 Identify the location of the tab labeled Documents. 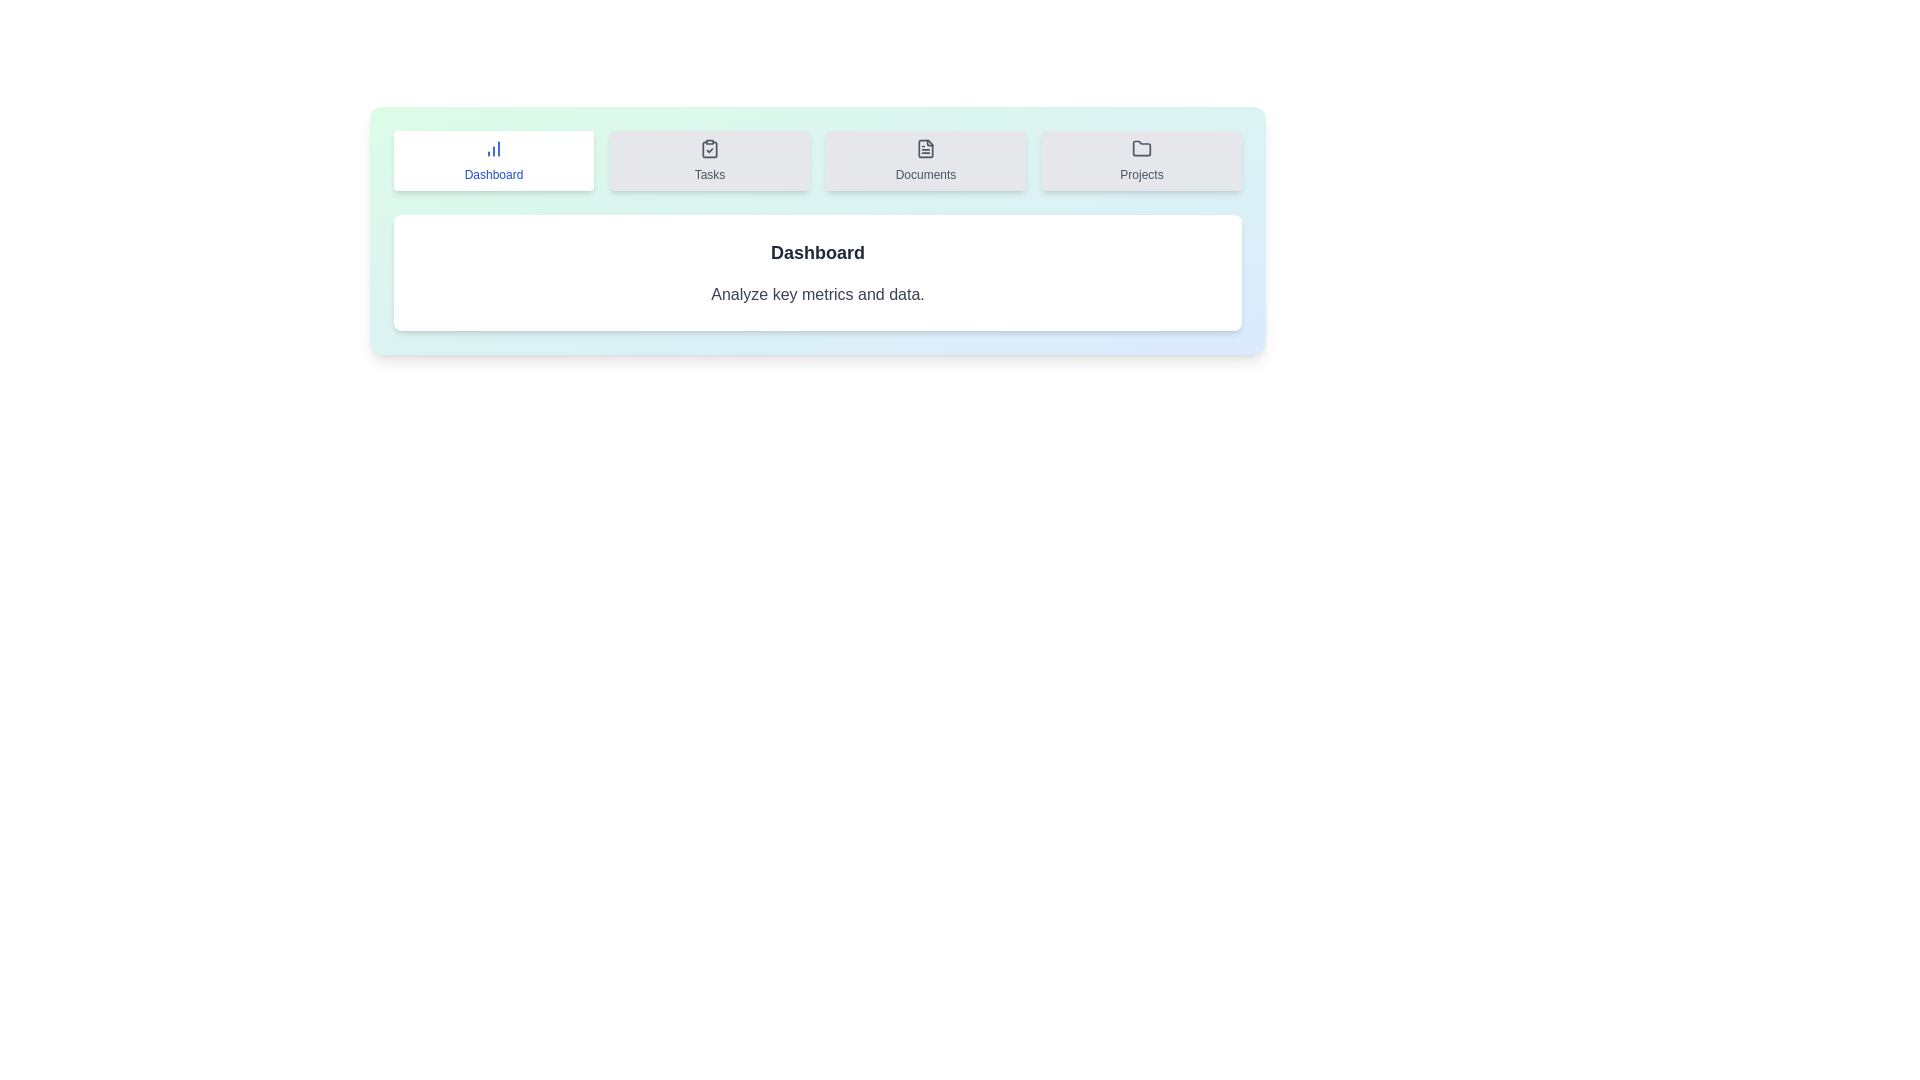
(925, 160).